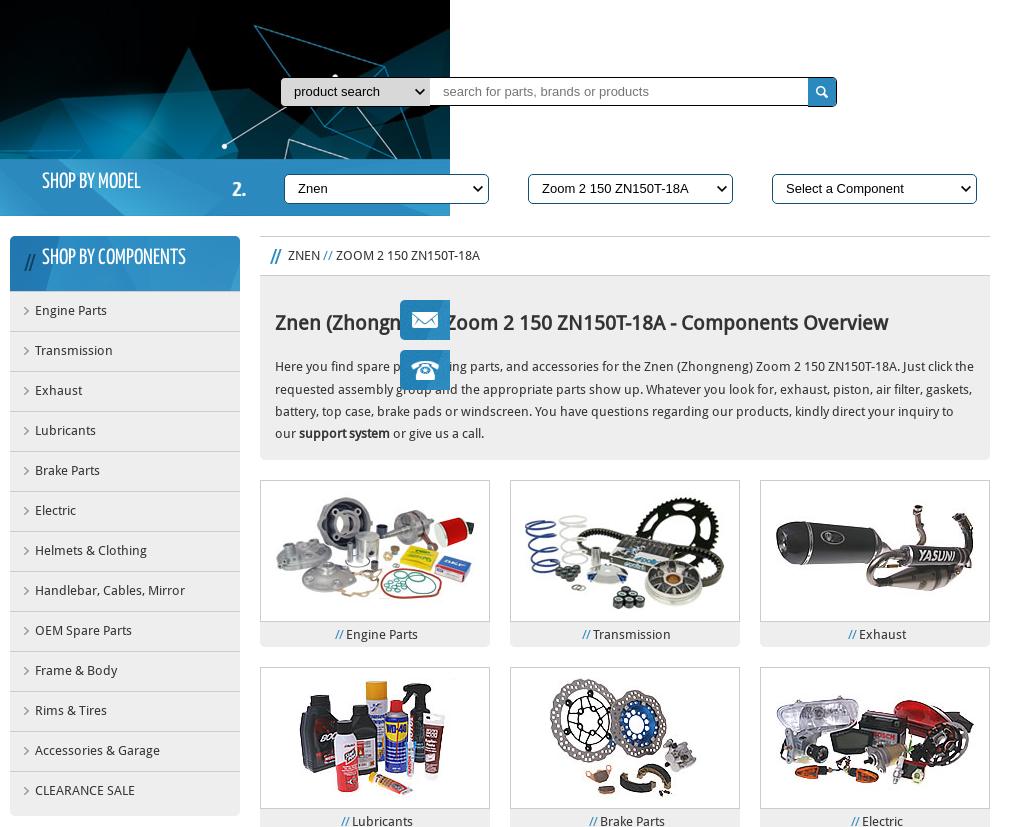 This screenshot has height=827, width=1024. Describe the element at coordinates (437, 431) in the screenshot. I see `'or give us a call.'` at that location.